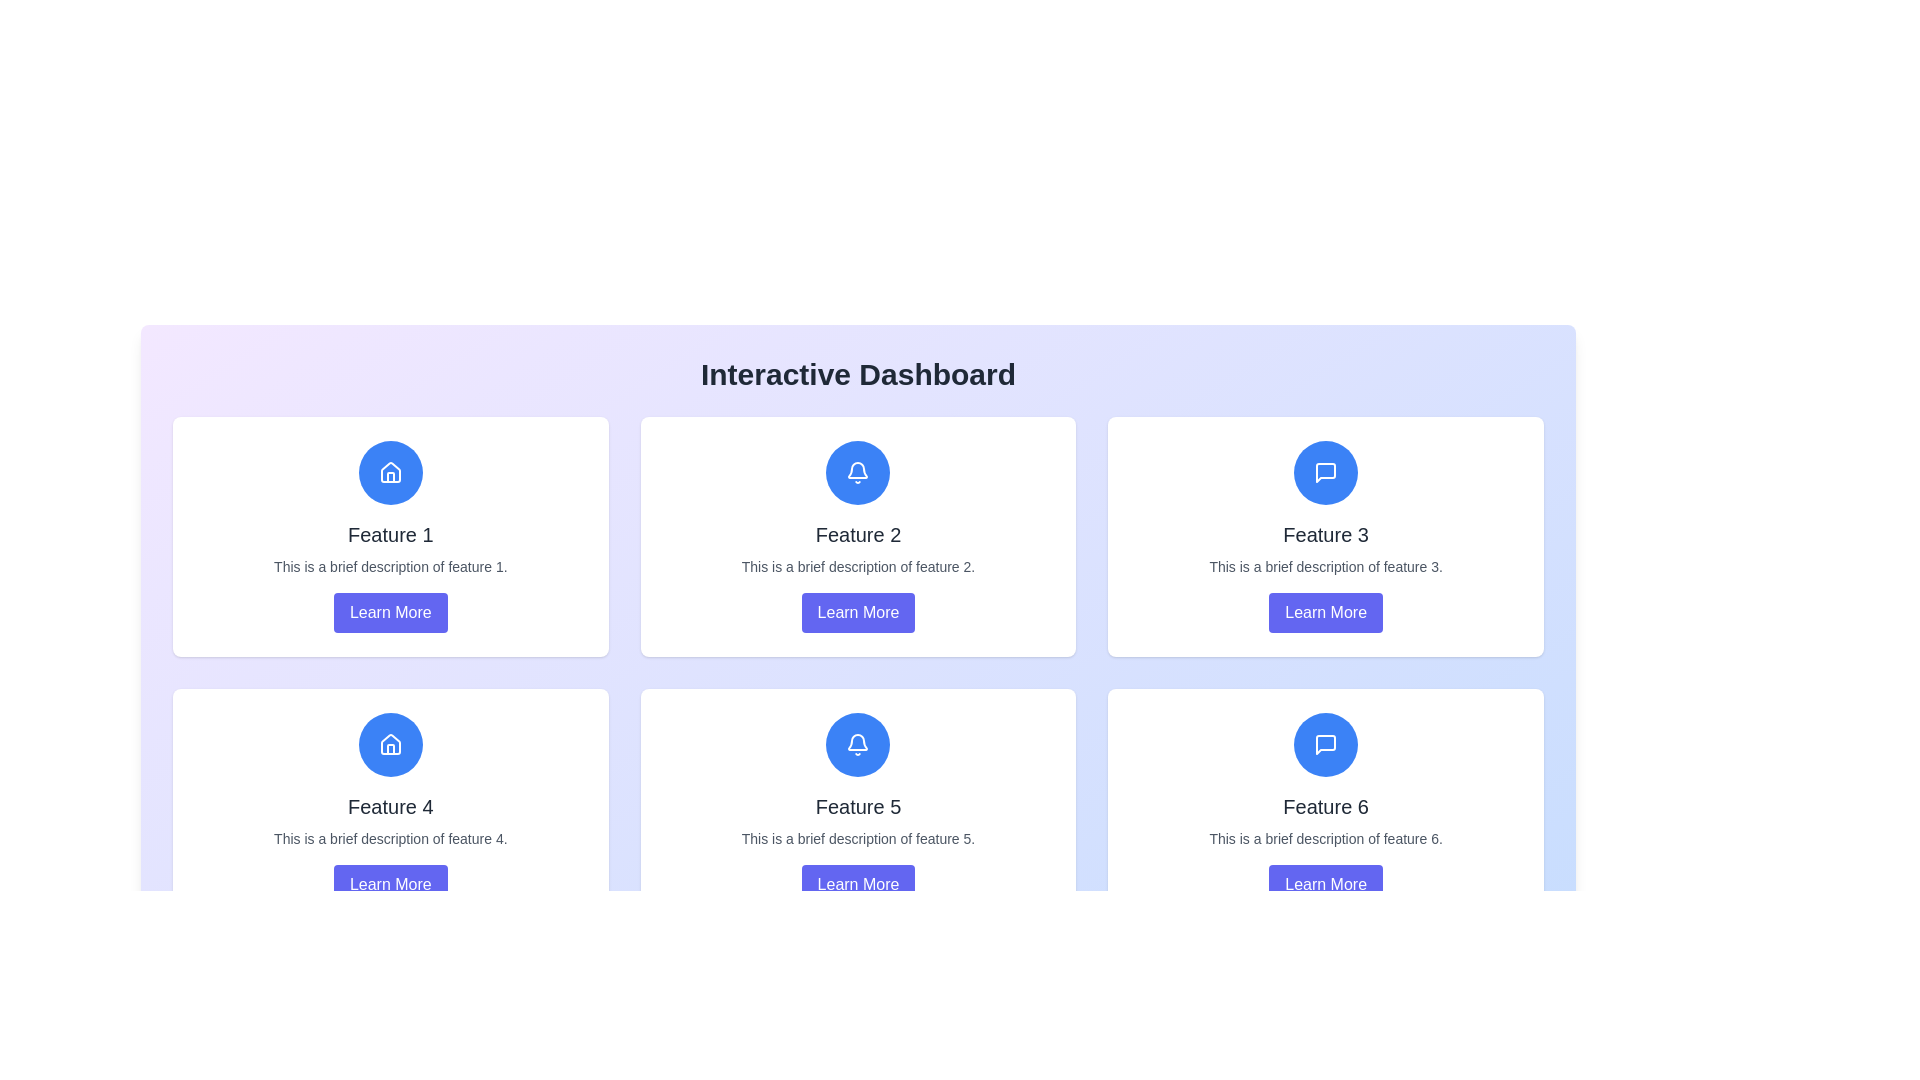  What do you see at coordinates (390, 534) in the screenshot?
I see `the text label that provides a title for the feature in the first feature card, positioned below the circular icon and above the text description` at bounding box center [390, 534].